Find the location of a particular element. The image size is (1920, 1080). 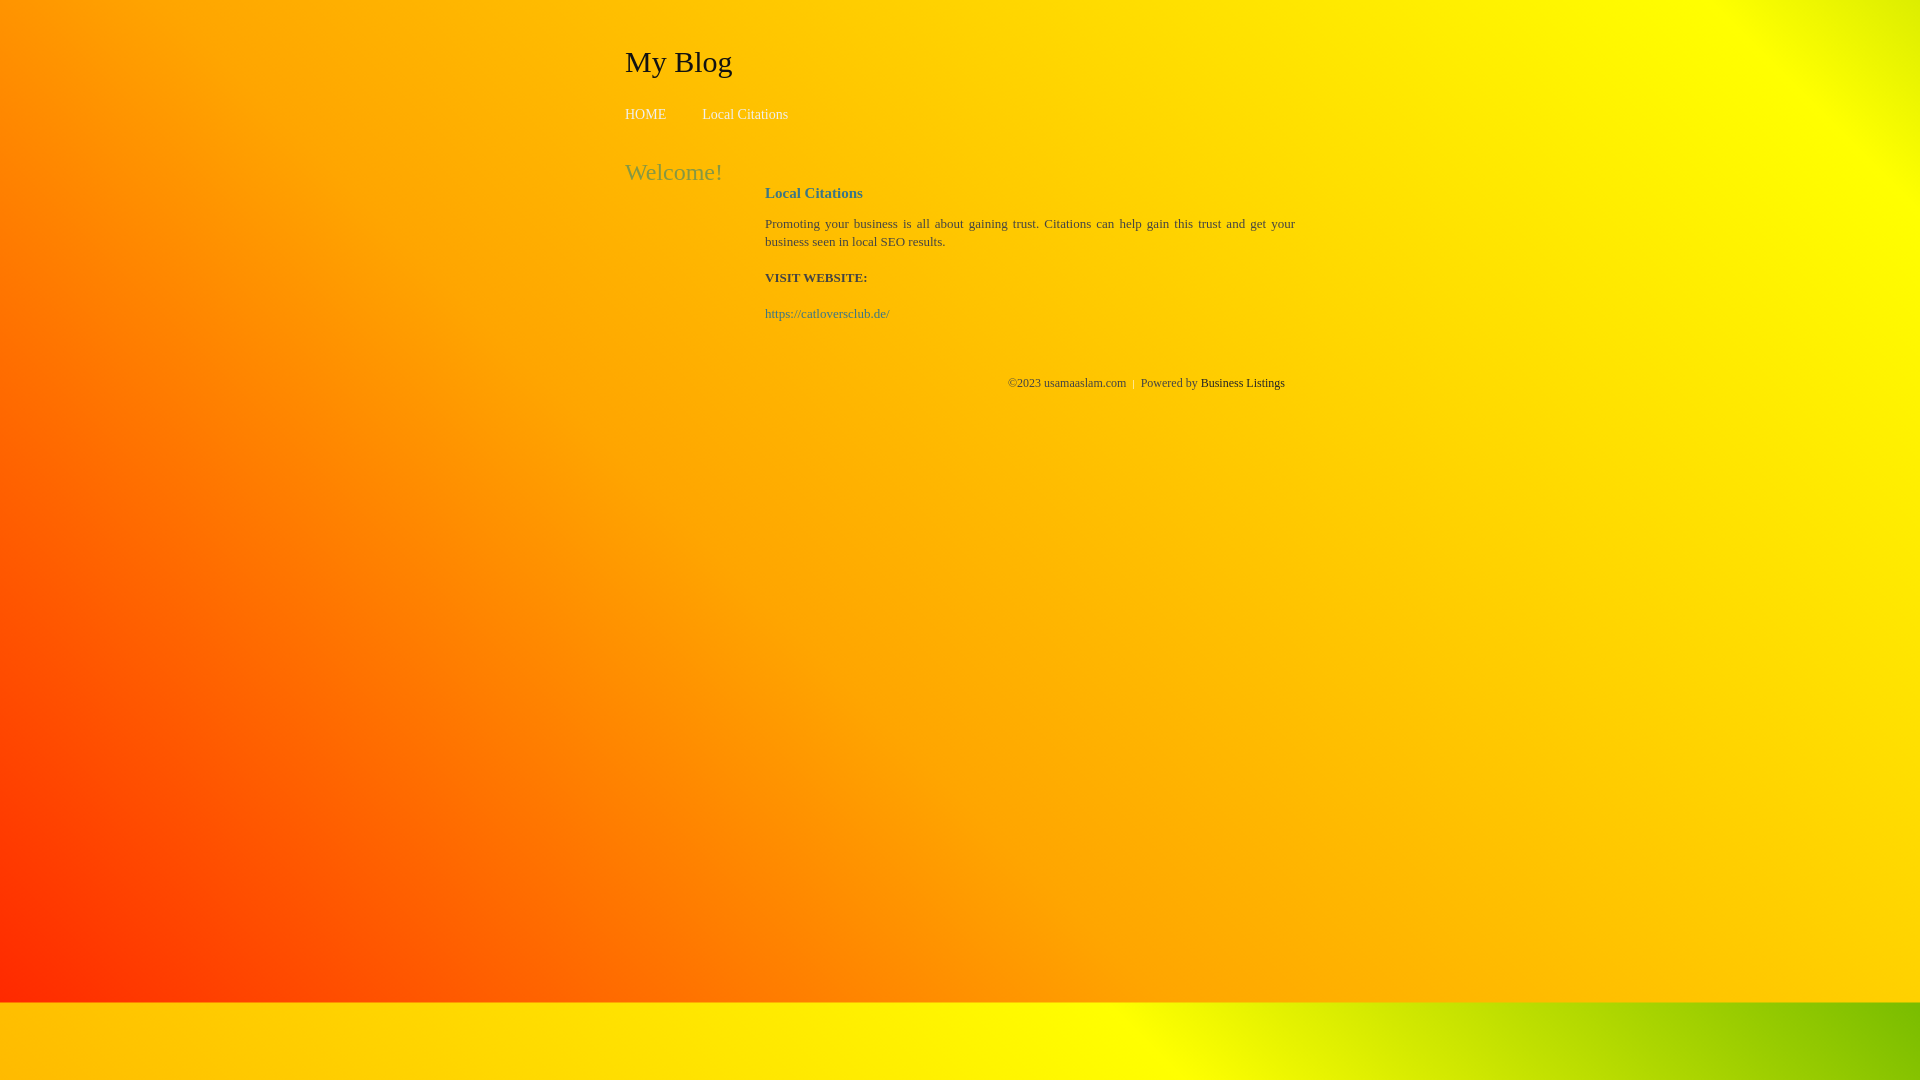

'My Blog' is located at coordinates (623, 60).